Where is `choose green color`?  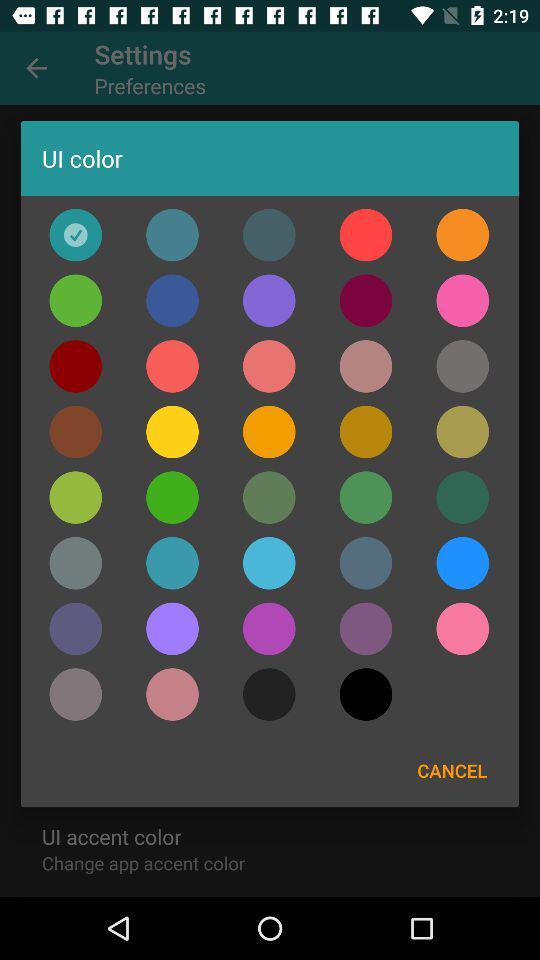 choose green color is located at coordinates (172, 496).